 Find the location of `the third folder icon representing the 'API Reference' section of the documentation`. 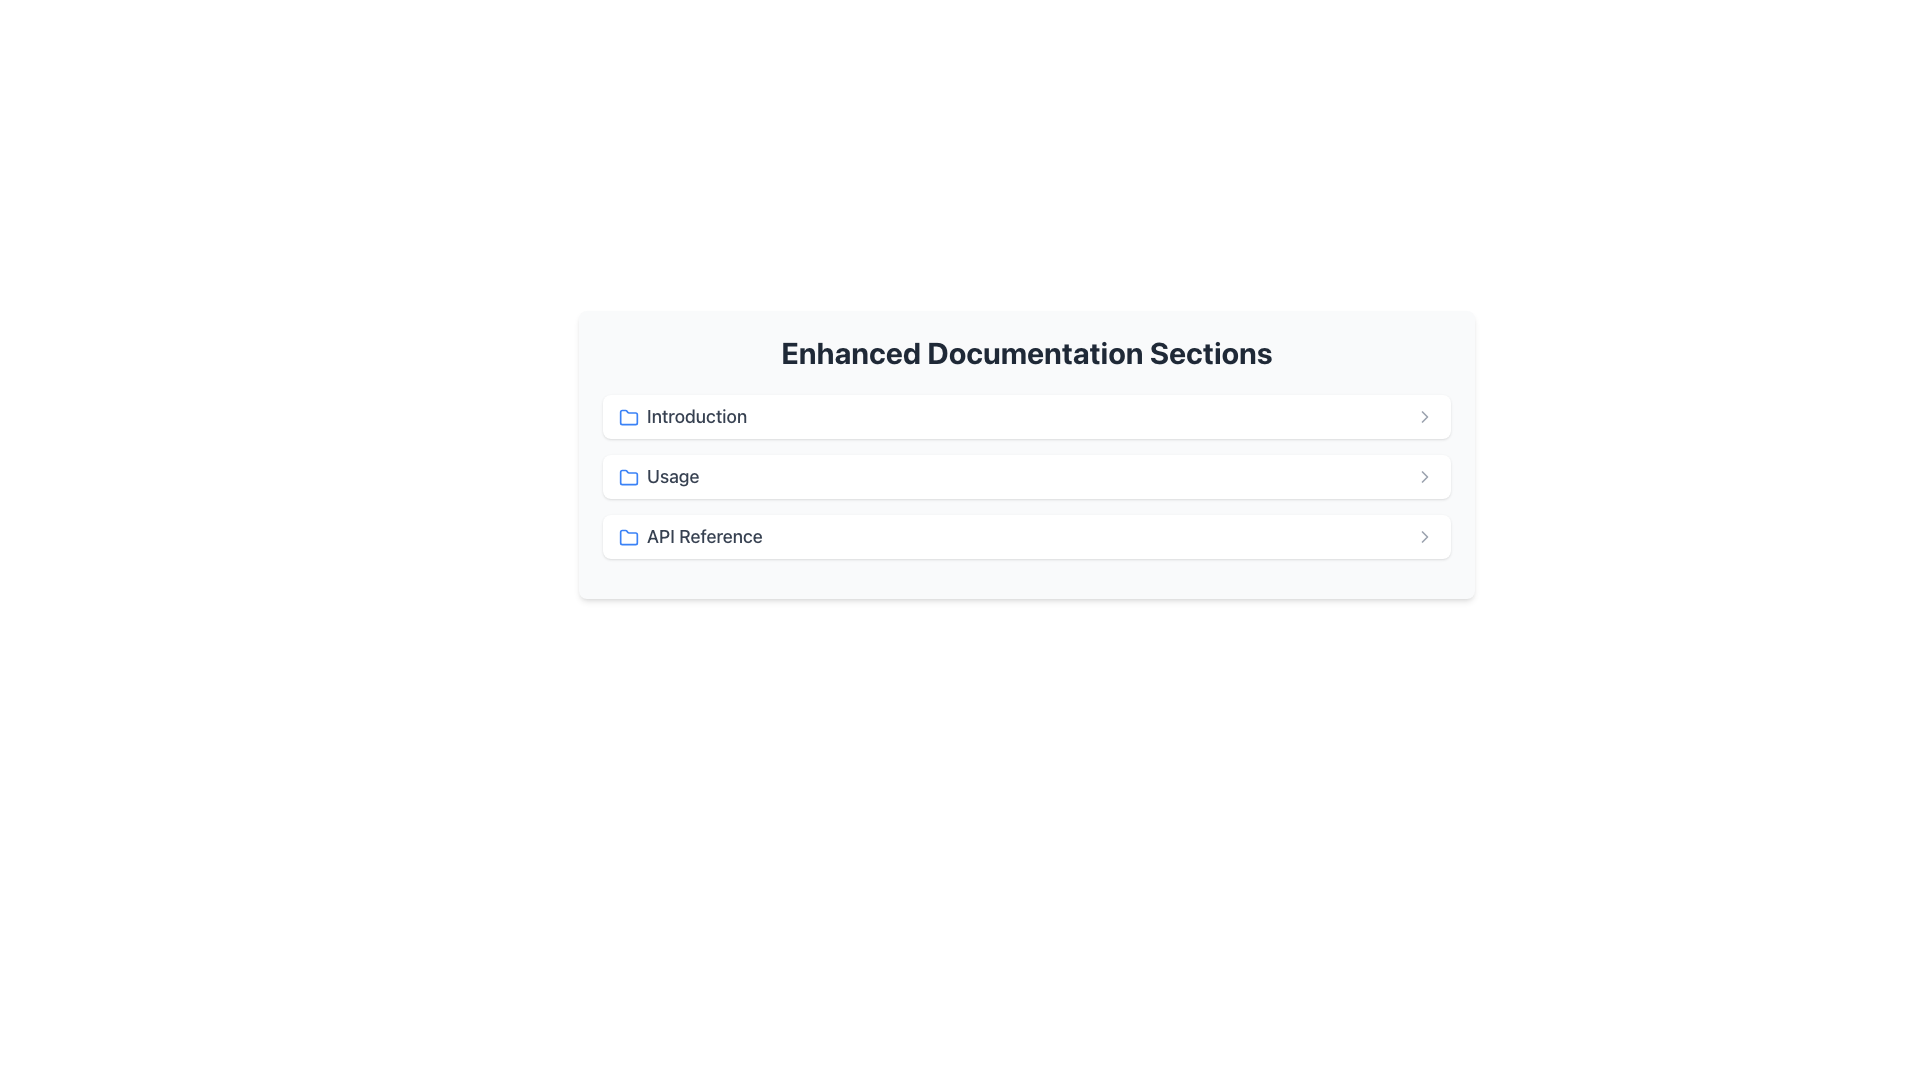

the third folder icon representing the 'API Reference' section of the documentation is located at coordinates (627, 535).